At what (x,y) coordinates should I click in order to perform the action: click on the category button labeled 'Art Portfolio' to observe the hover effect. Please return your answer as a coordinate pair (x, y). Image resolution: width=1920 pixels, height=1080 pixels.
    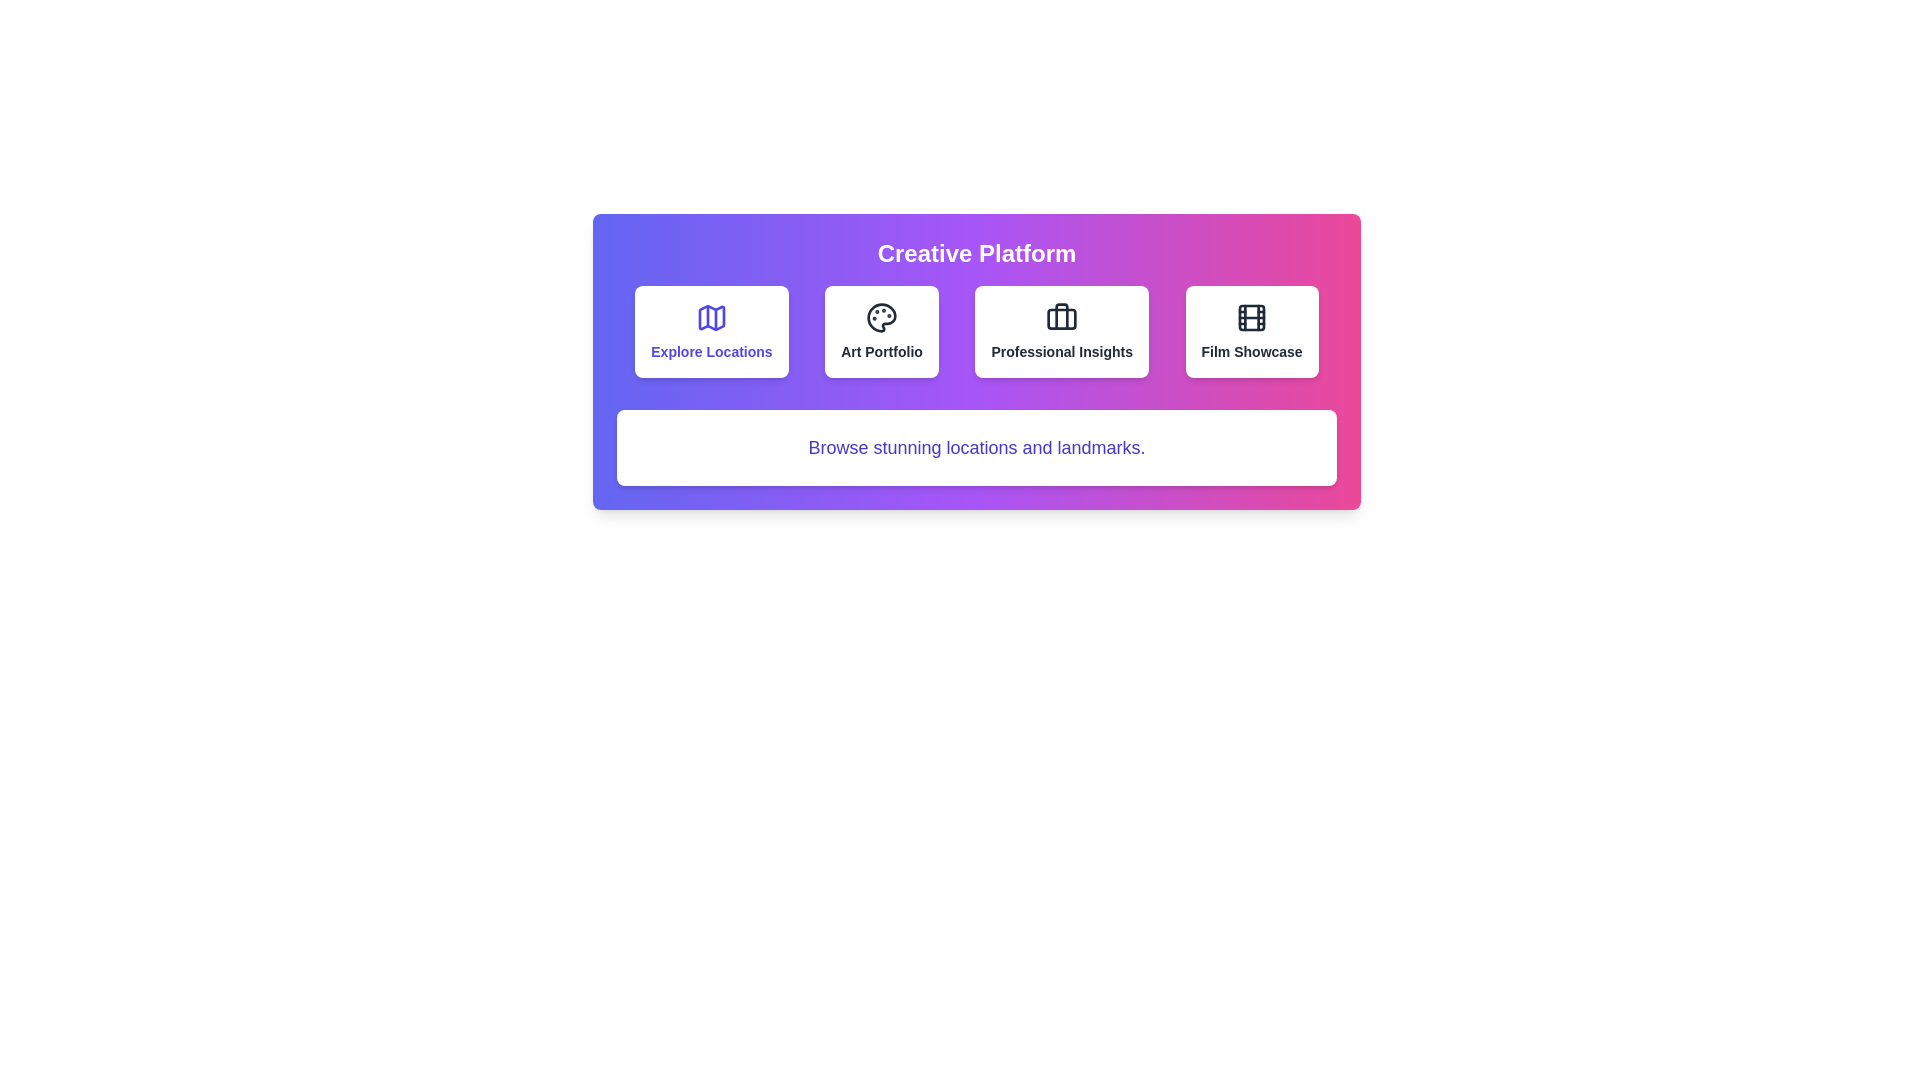
    Looking at the image, I should click on (881, 330).